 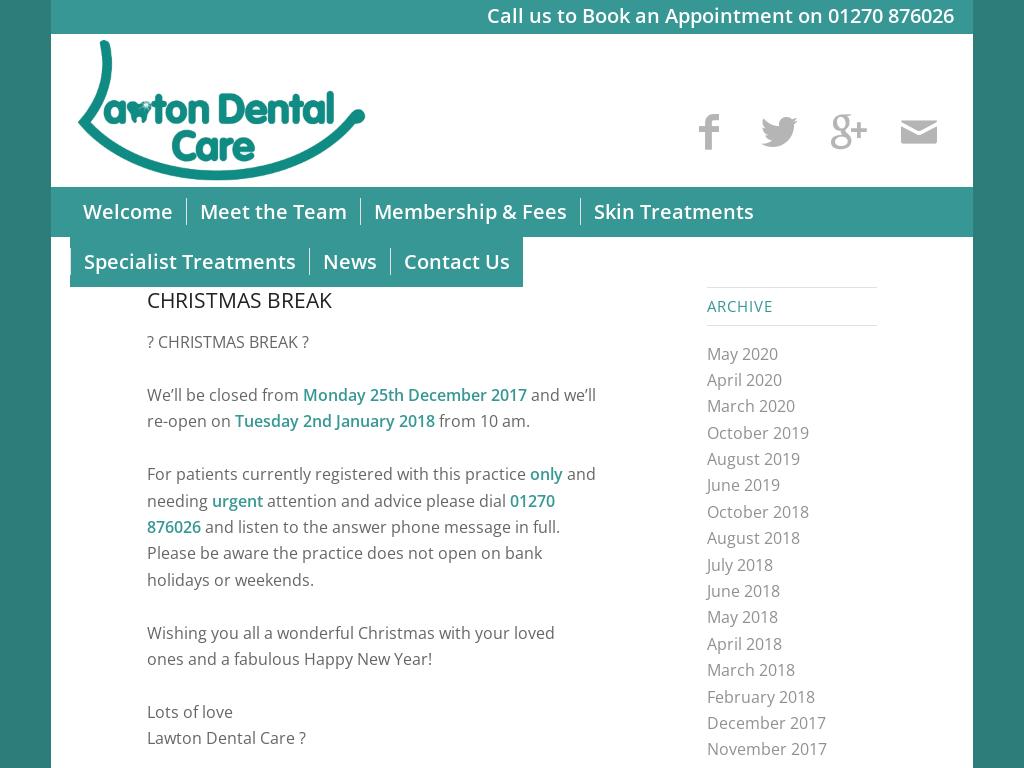 What do you see at coordinates (227, 340) in the screenshot?
I see `'CHRISTMAS BREAK'` at bounding box center [227, 340].